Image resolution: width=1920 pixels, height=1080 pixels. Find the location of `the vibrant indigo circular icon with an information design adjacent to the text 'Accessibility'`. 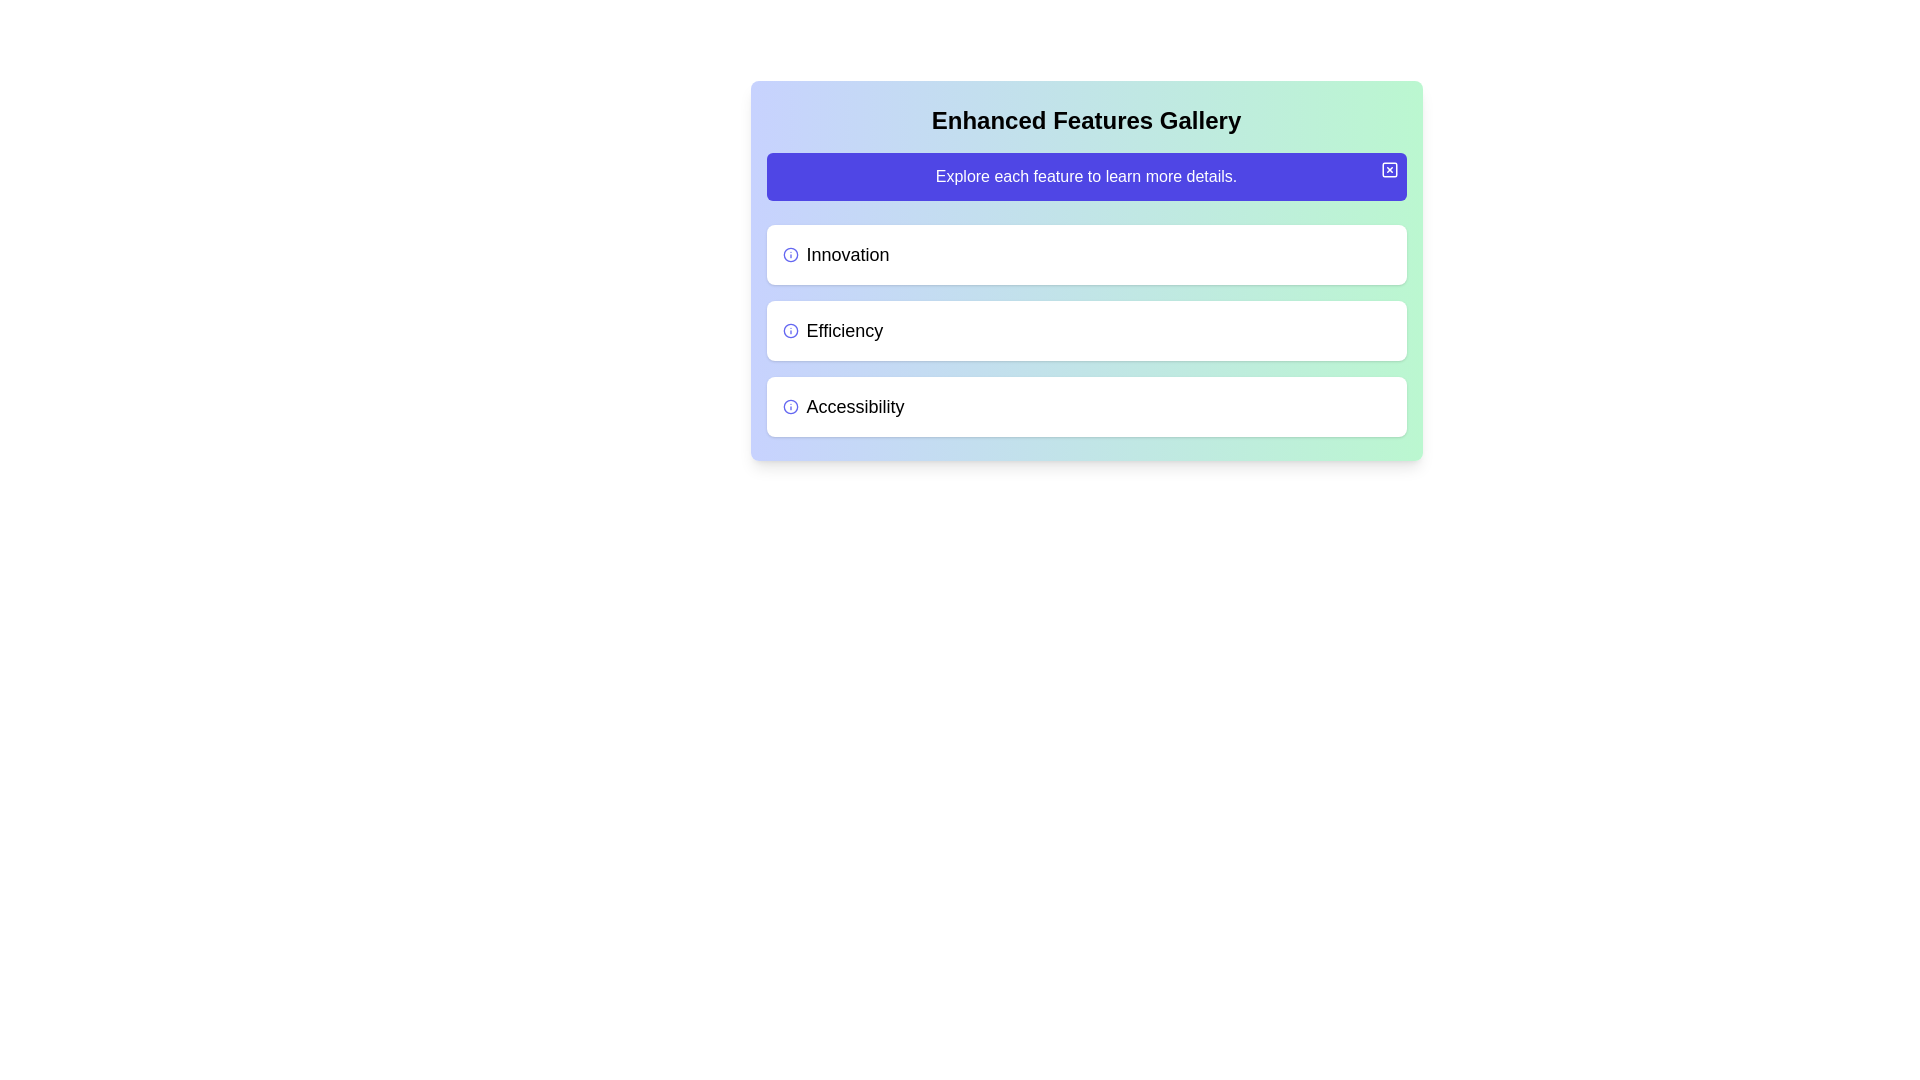

the vibrant indigo circular icon with an information design adjacent to the text 'Accessibility' is located at coordinates (789, 406).